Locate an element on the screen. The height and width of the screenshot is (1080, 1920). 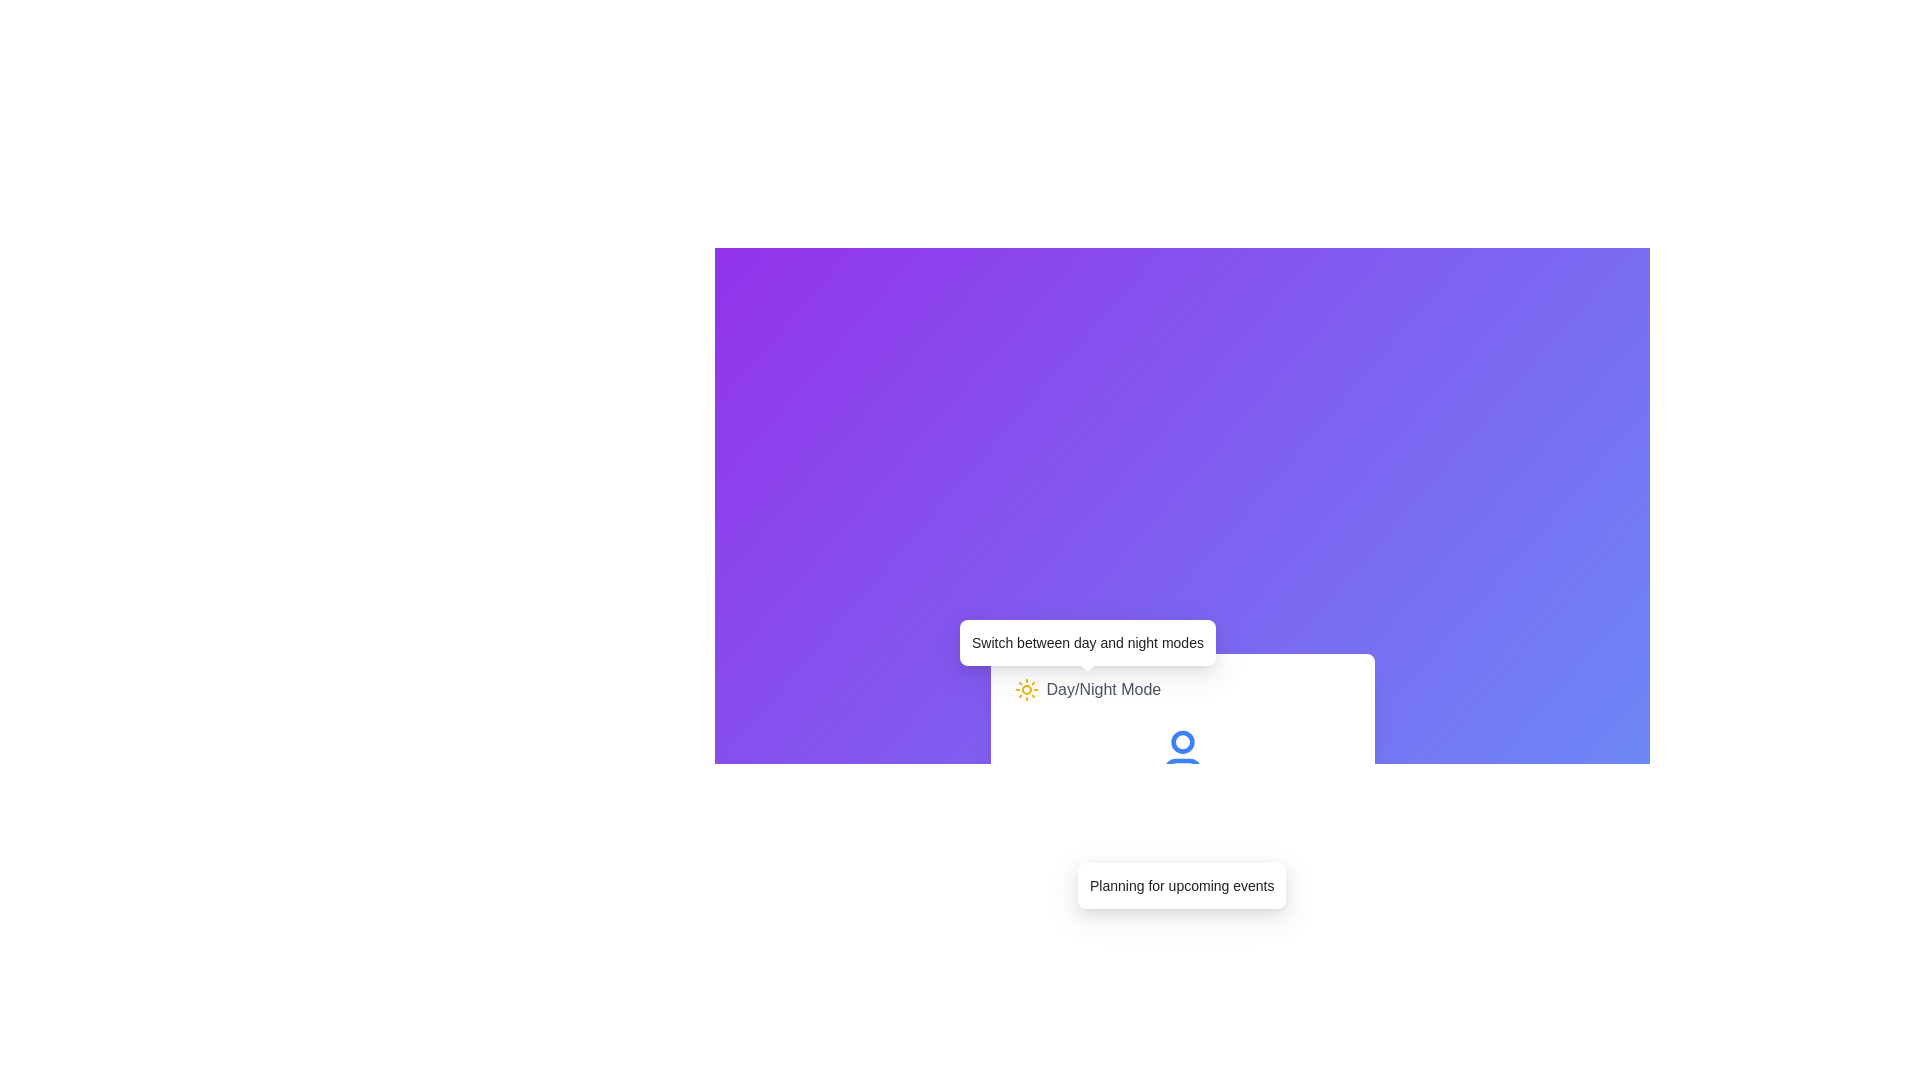
sun icon representing the Day/Night Mode for accessibility purposes is located at coordinates (1026, 689).